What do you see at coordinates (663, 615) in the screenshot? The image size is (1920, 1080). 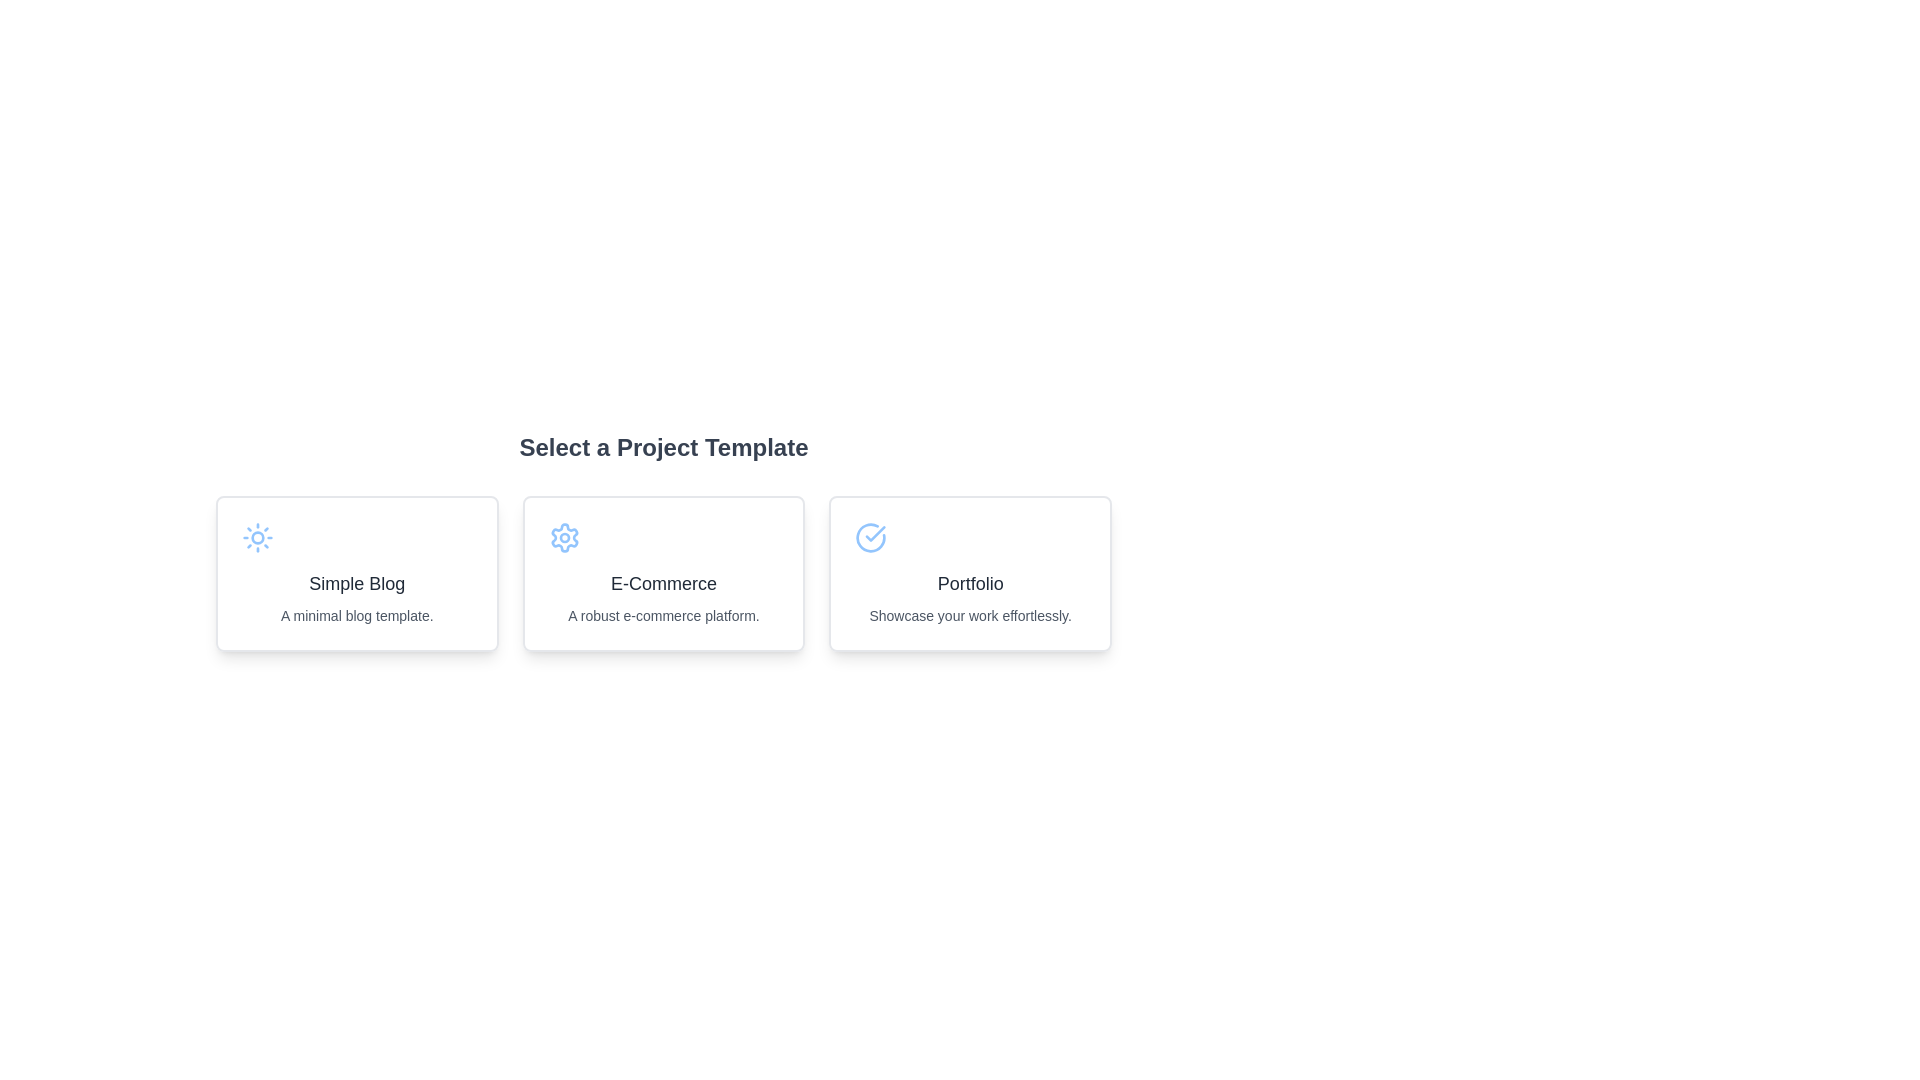 I see `descriptive text located at the bottom of the 'E-Commerce' template card in the interface` at bounding box center [663, 615].